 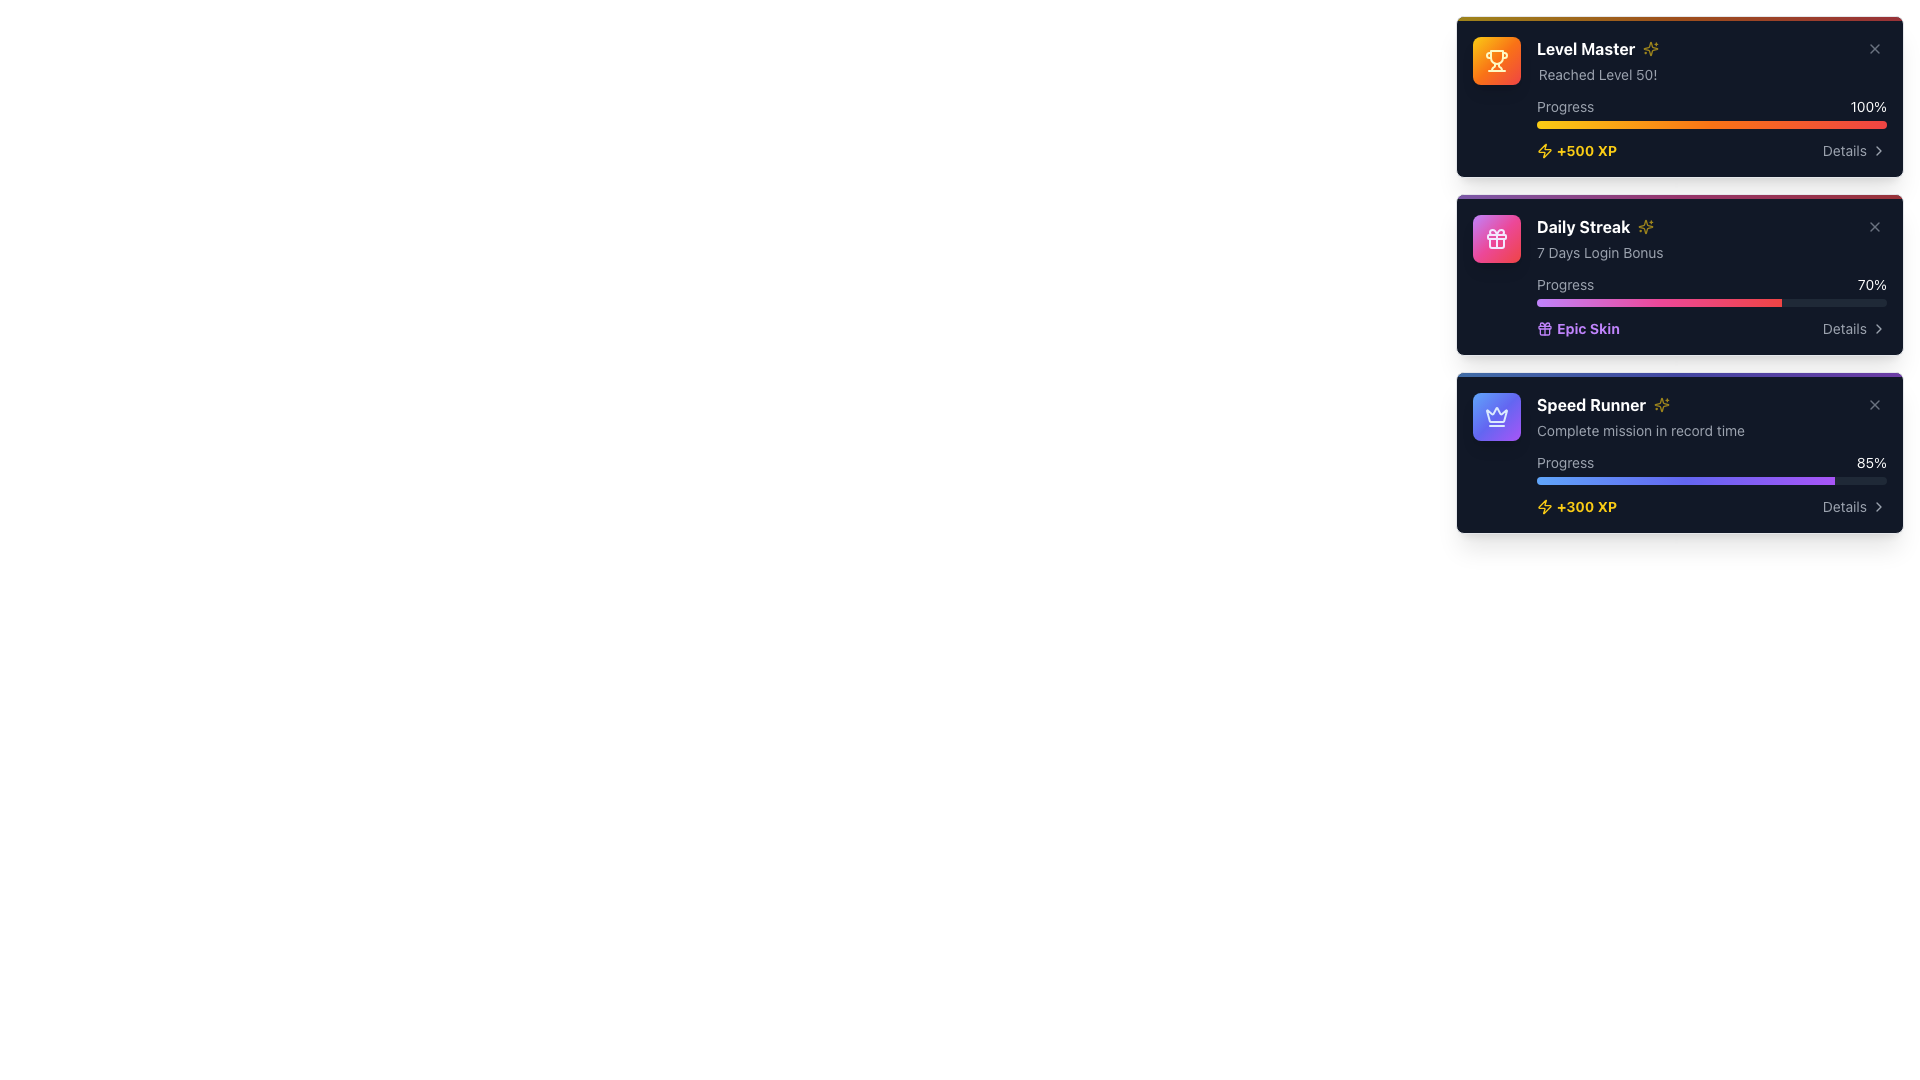 What do you see at coordinates (1711, 415) in the screenshot?
I see `the animation effect of the icon on the 'Speed Runner' descriptive card, which features a bold white title and a gray subtitle, located in the lower right section of the interface` at bounding box center [1711, 415].